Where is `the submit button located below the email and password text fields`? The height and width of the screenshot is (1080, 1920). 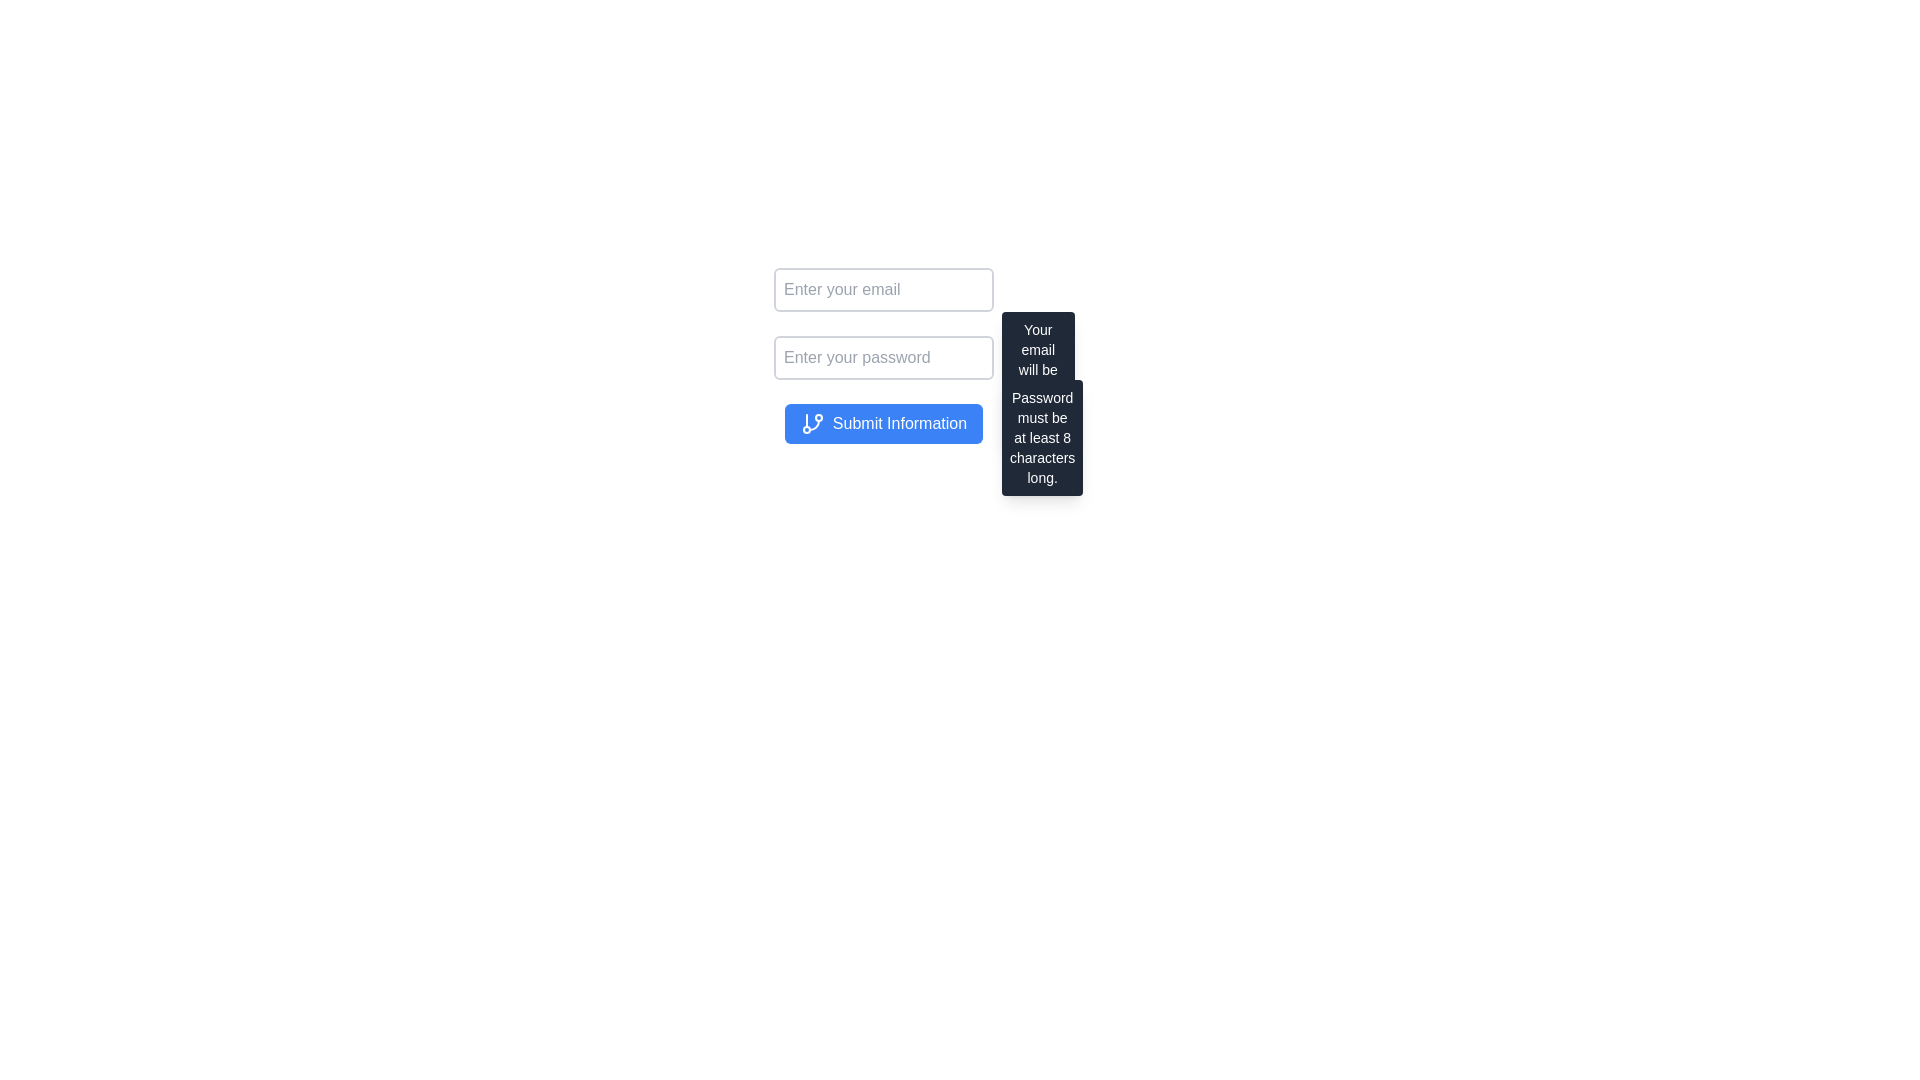 the submit button located below the email and password text fields is located at coordinates (882, 423).